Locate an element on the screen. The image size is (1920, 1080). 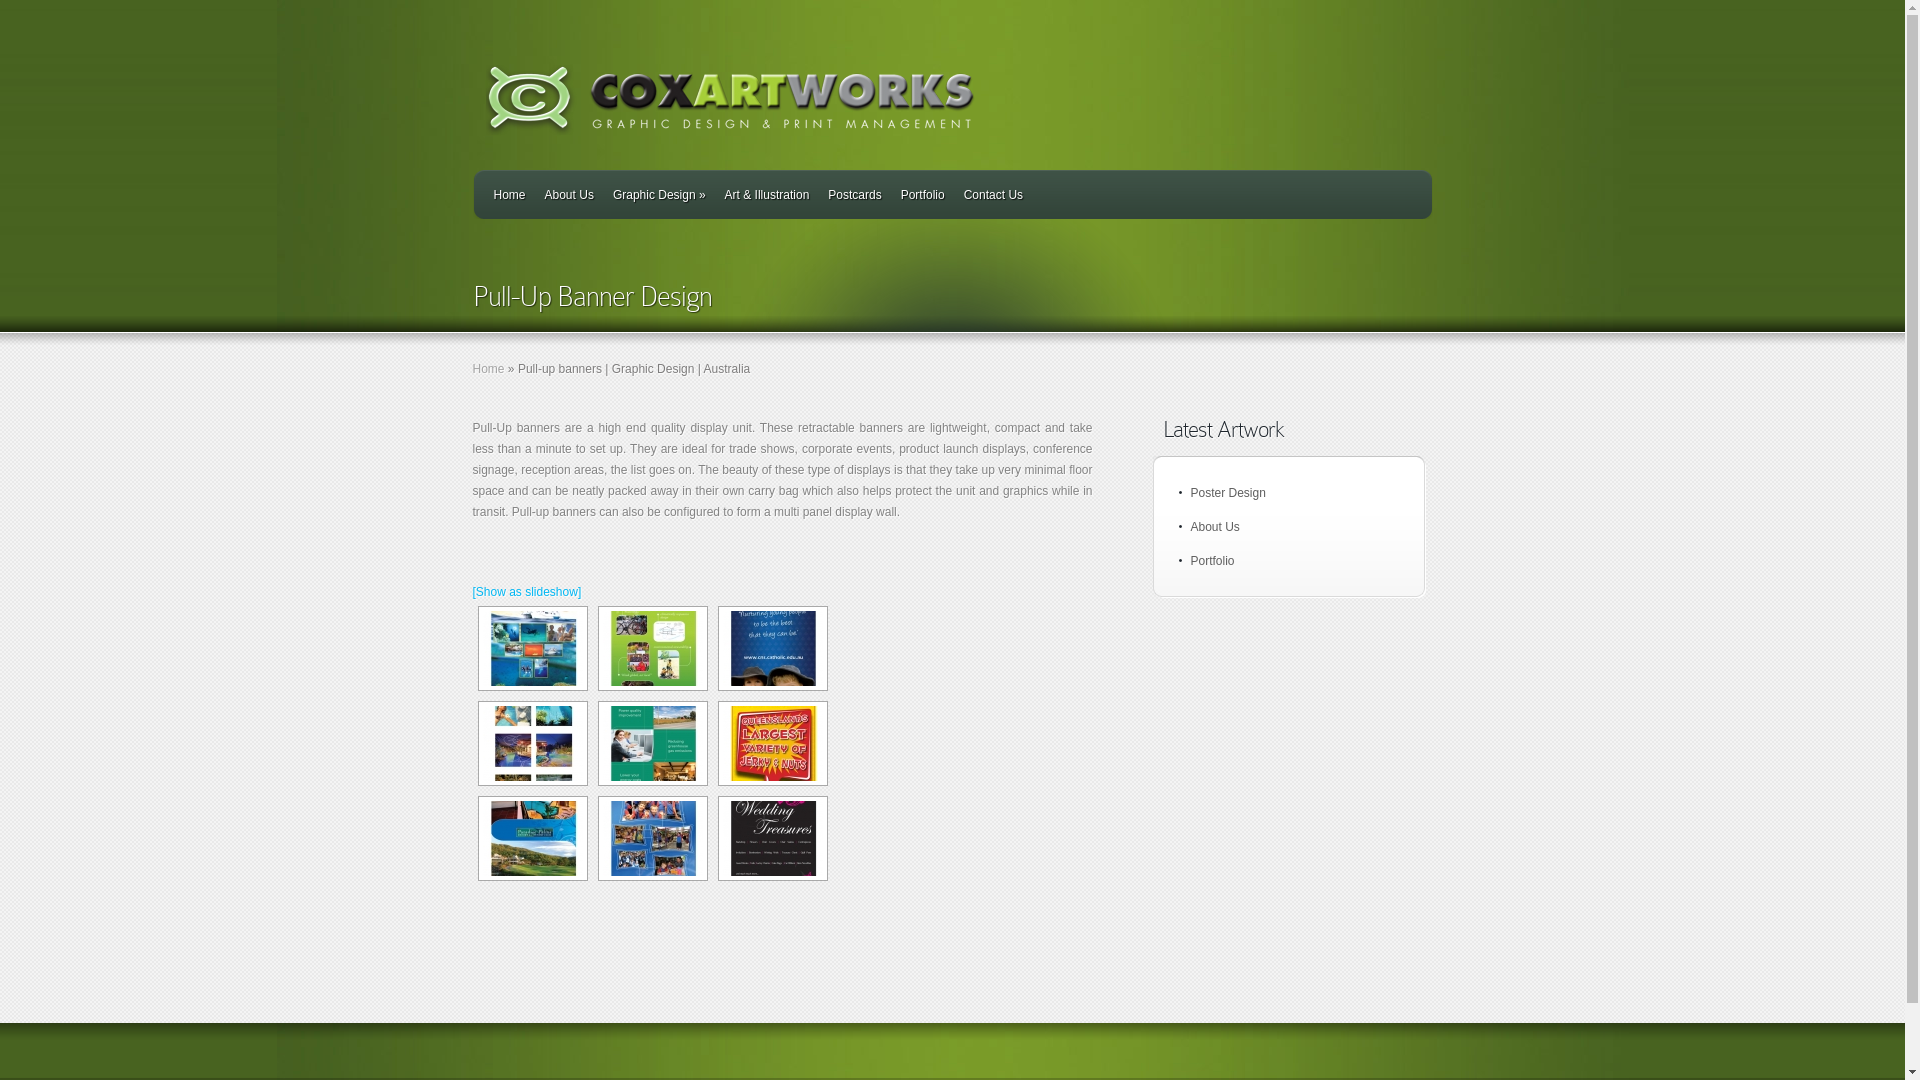
'CathEdBannerstand' is located at coordinates (771, 648).